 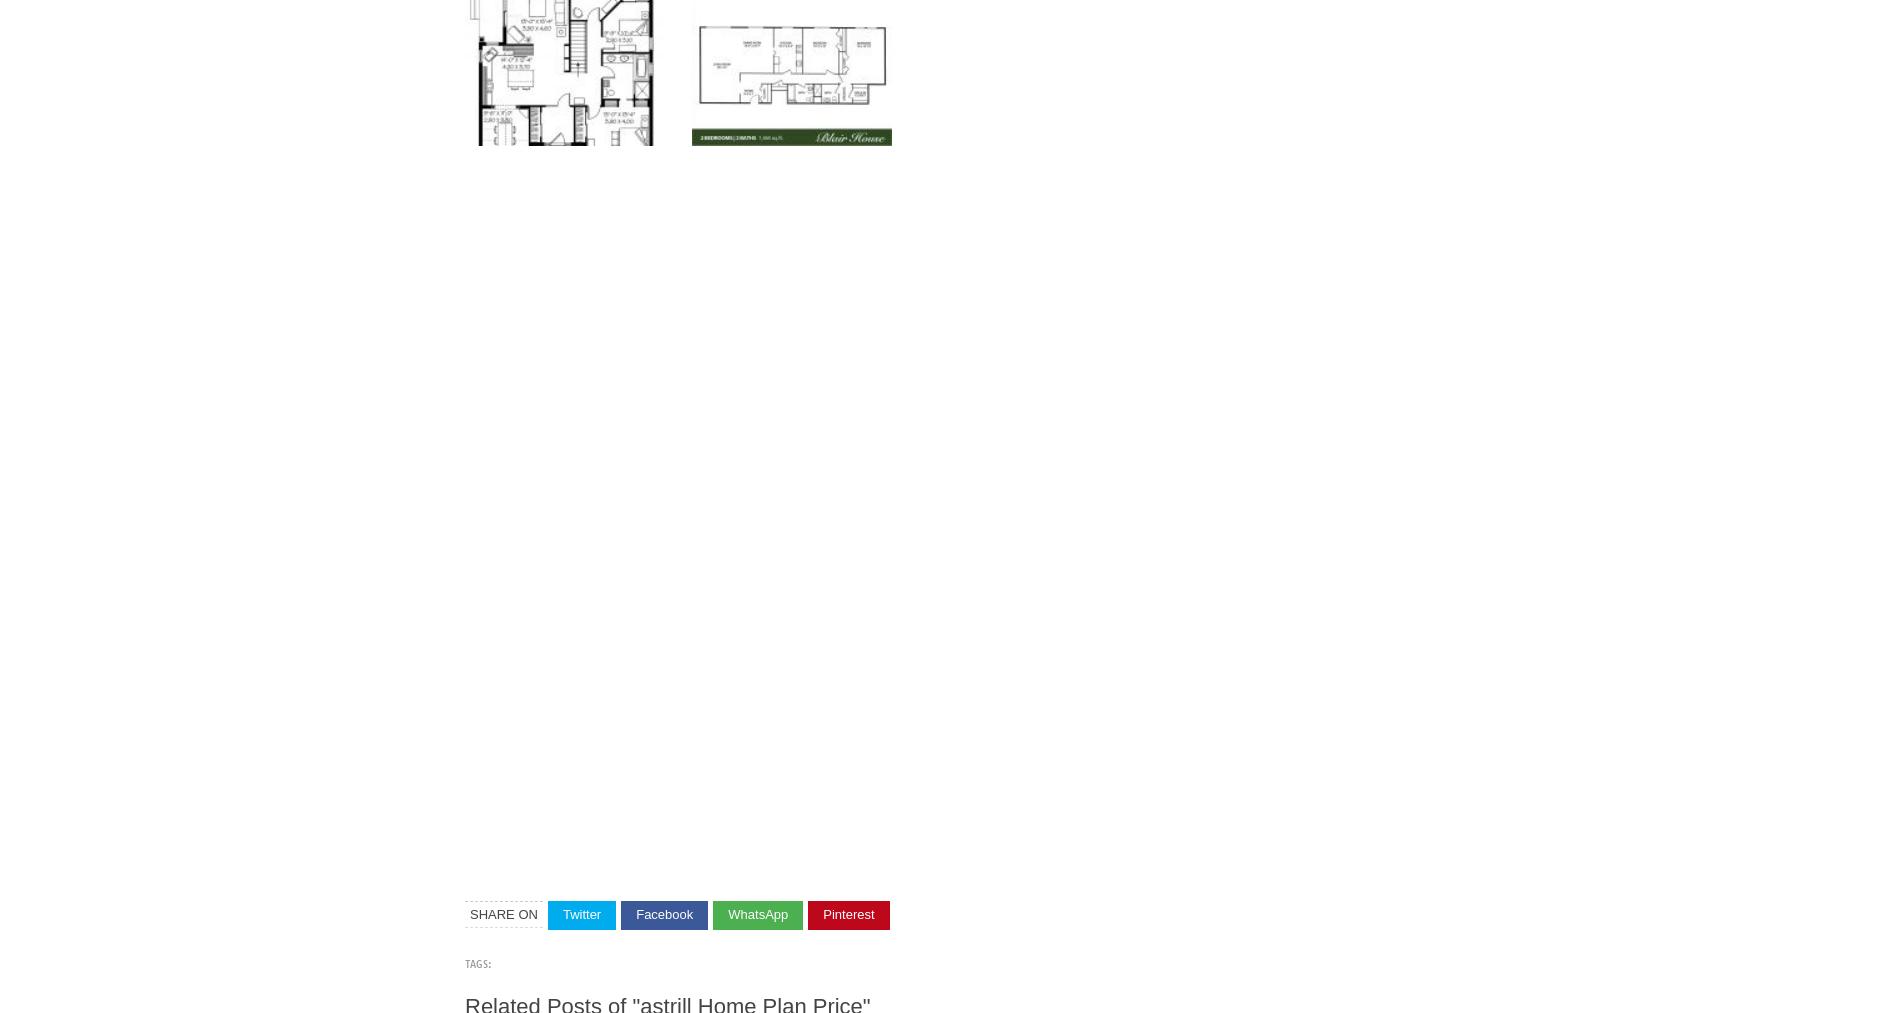 What do you see at coordinates (1086, 320) in the screenshot?
I see `'Astrill Home Plan Price Manufactured Home Plans and Prices'` at bounding box center [1086, 320].